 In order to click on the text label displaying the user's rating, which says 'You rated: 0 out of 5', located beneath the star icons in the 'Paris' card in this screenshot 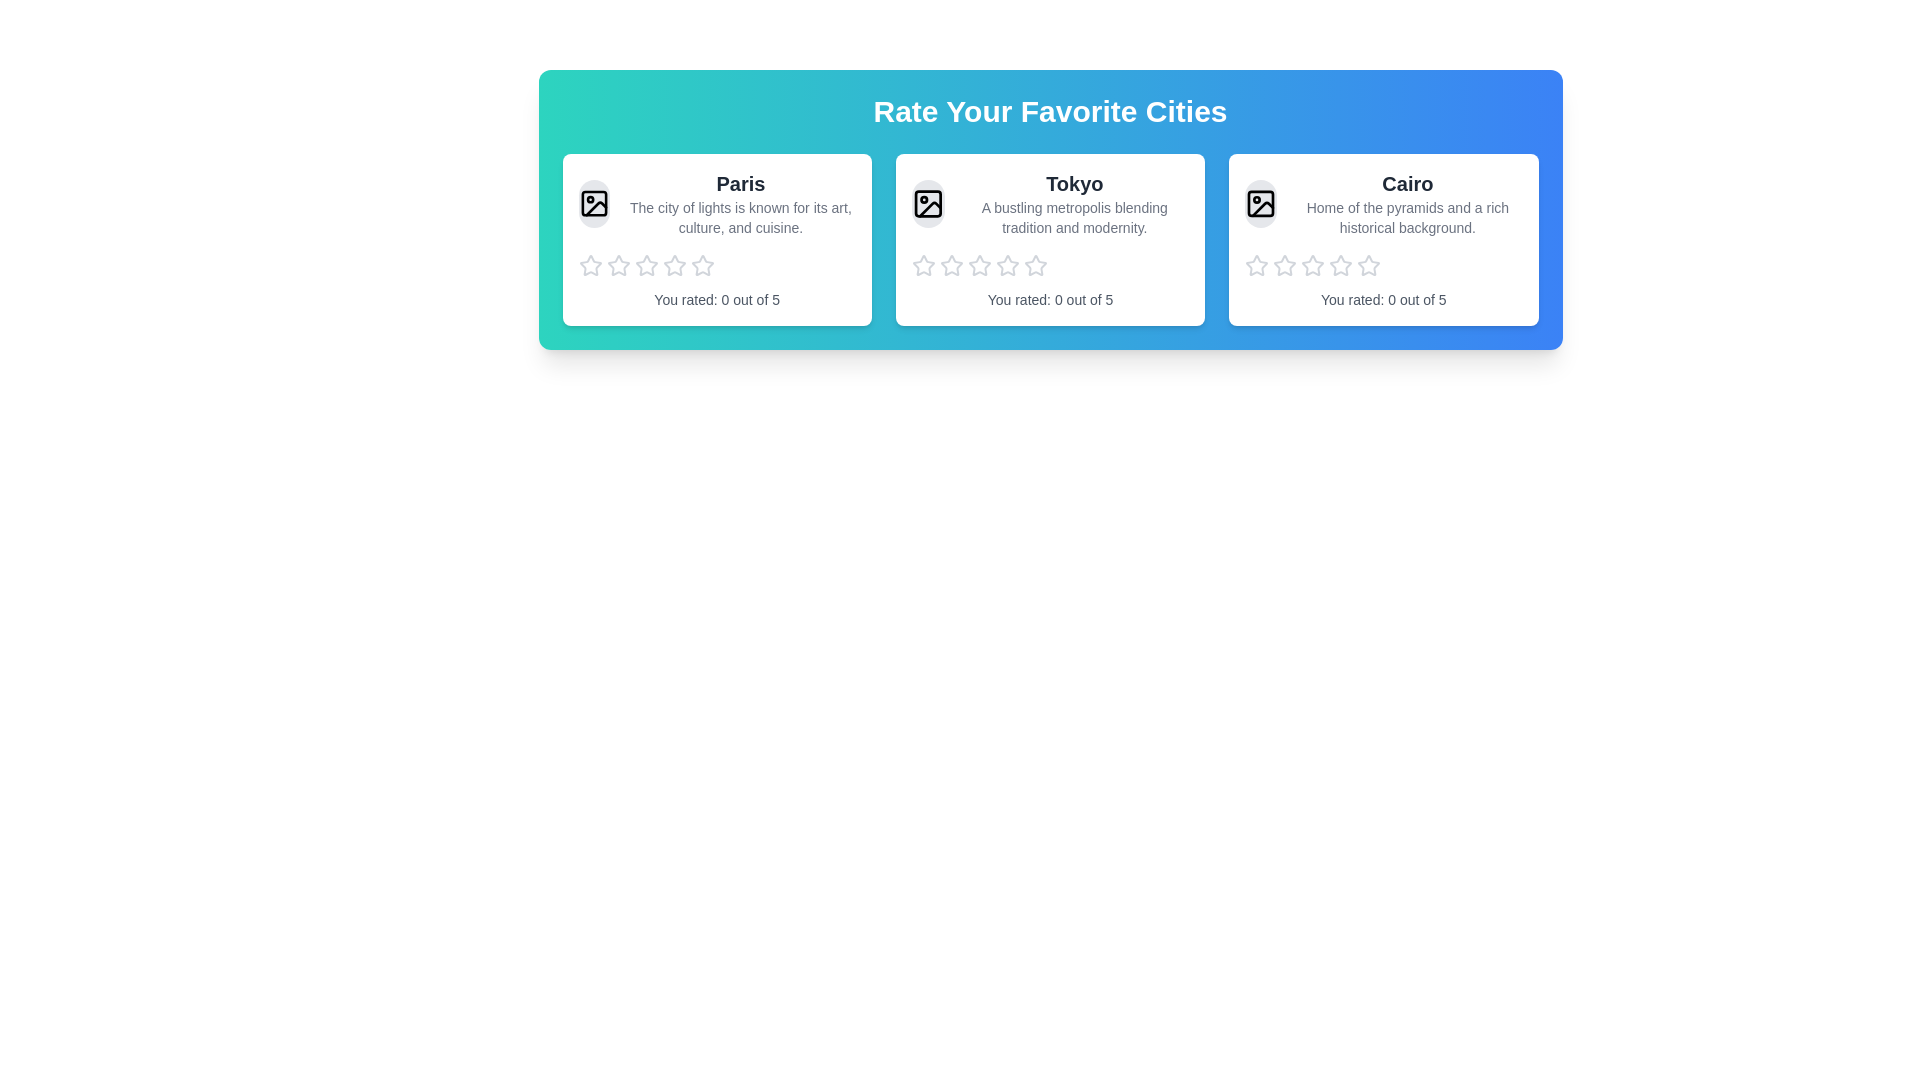, I will do `click(717, 300)`.